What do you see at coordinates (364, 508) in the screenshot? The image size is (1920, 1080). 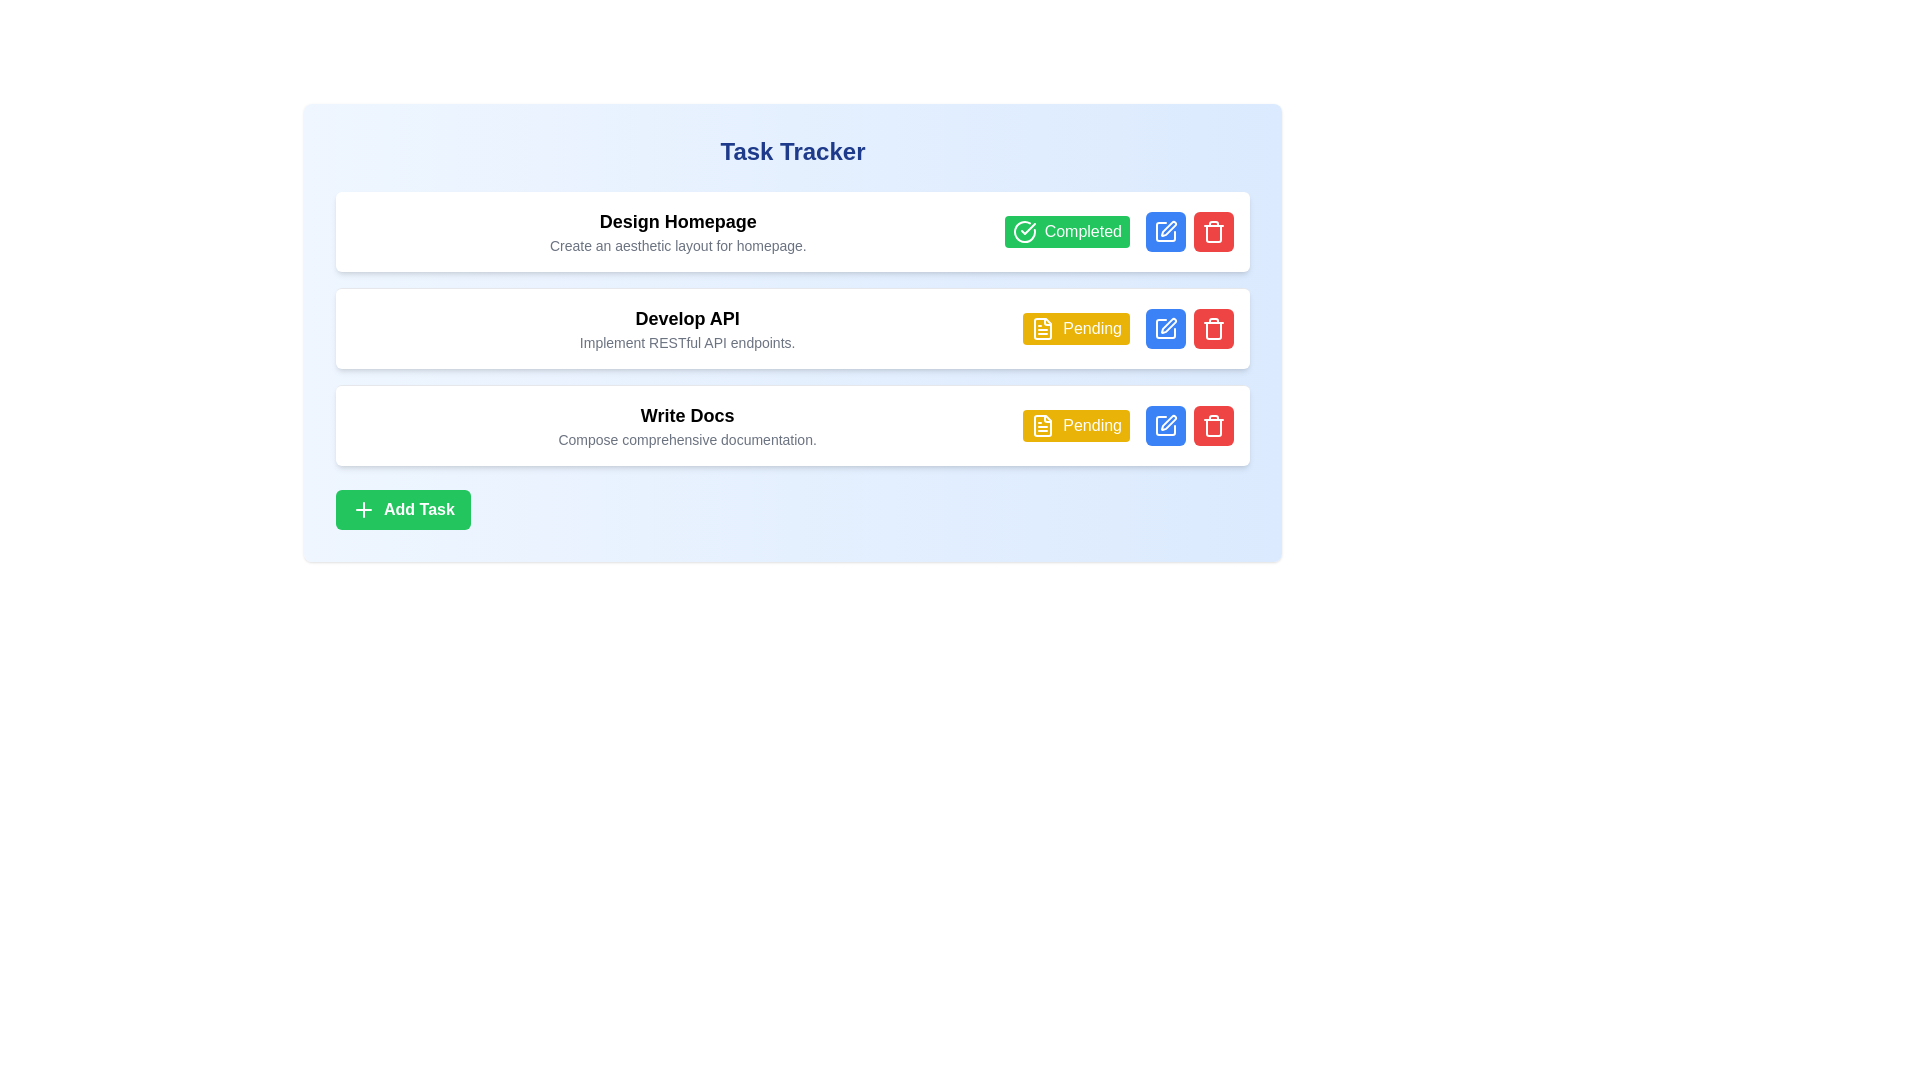 I see `the '+' icon with a green background located within the 'Add Task' button in the bottom-left corner of the content area` at bounding box center [364, 508].